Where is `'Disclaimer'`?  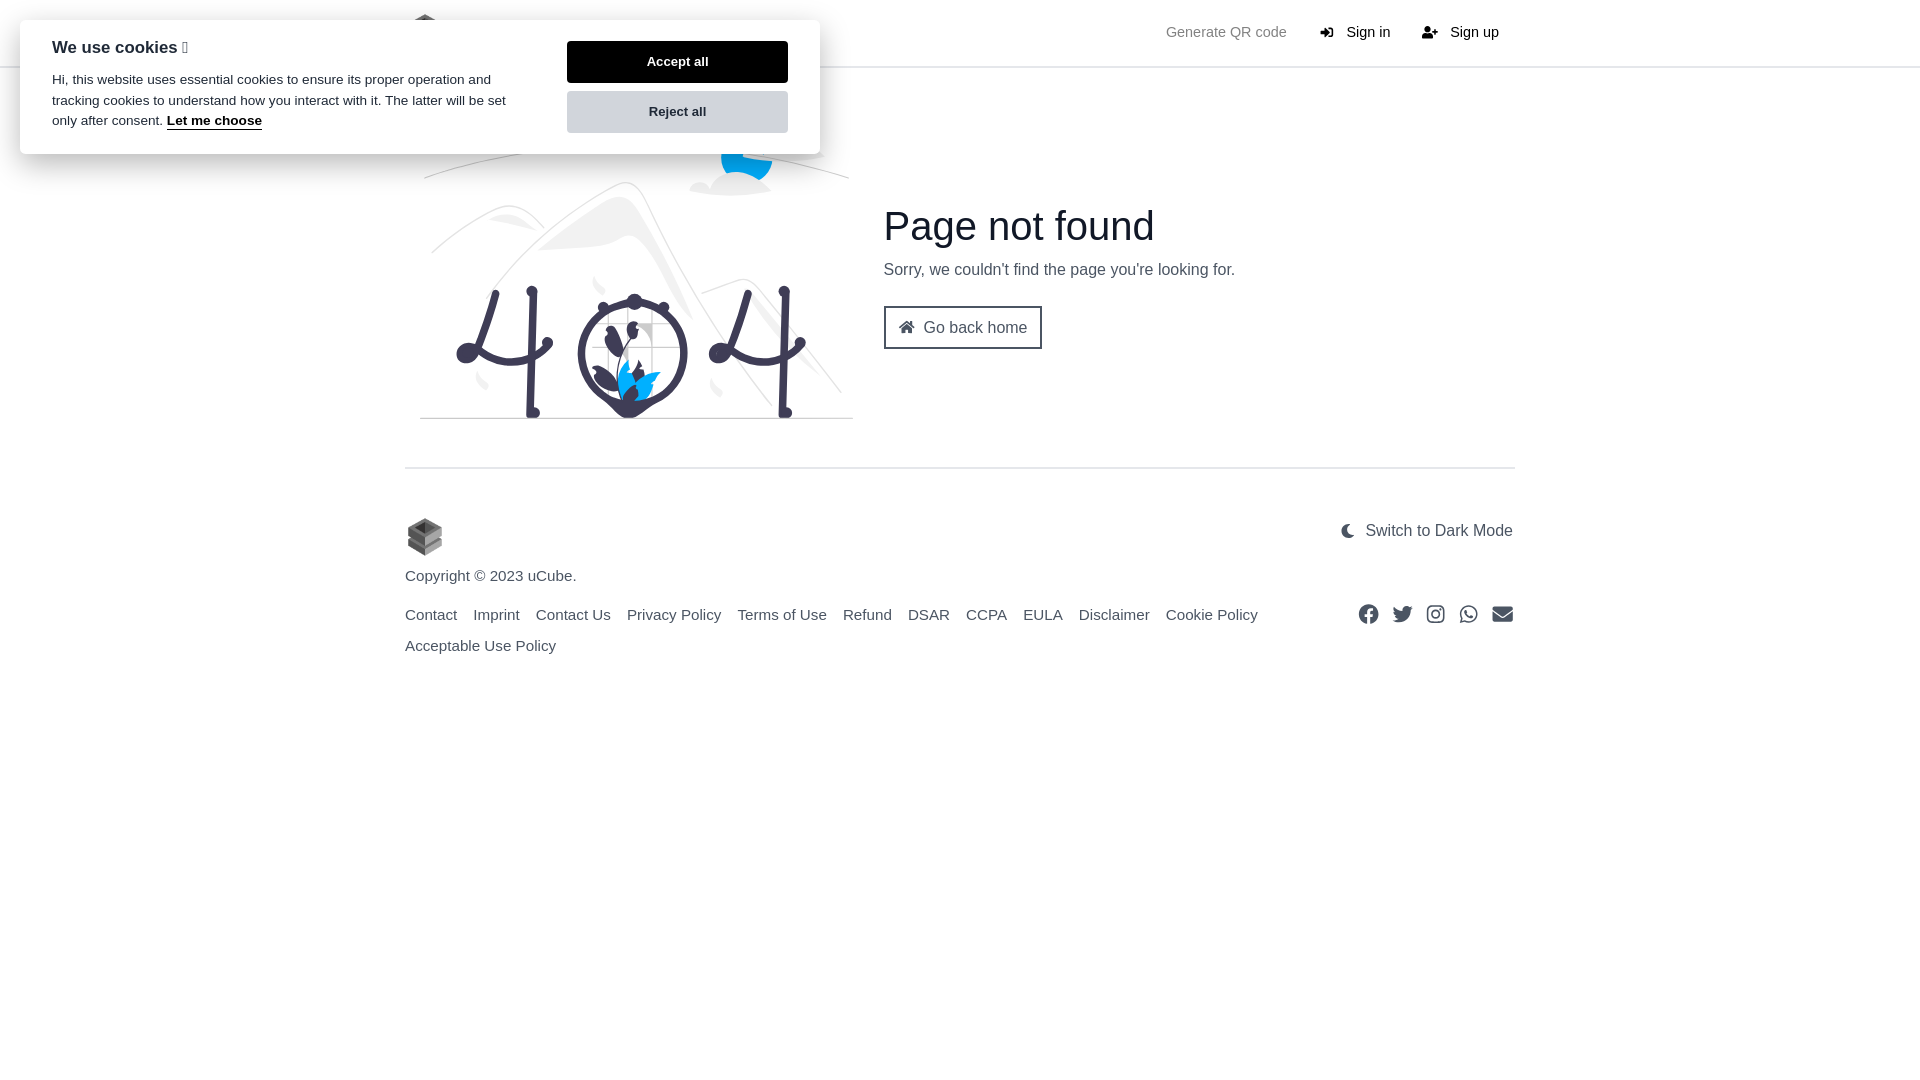
'Disclaimer' is located at coordinates (1113, 613).